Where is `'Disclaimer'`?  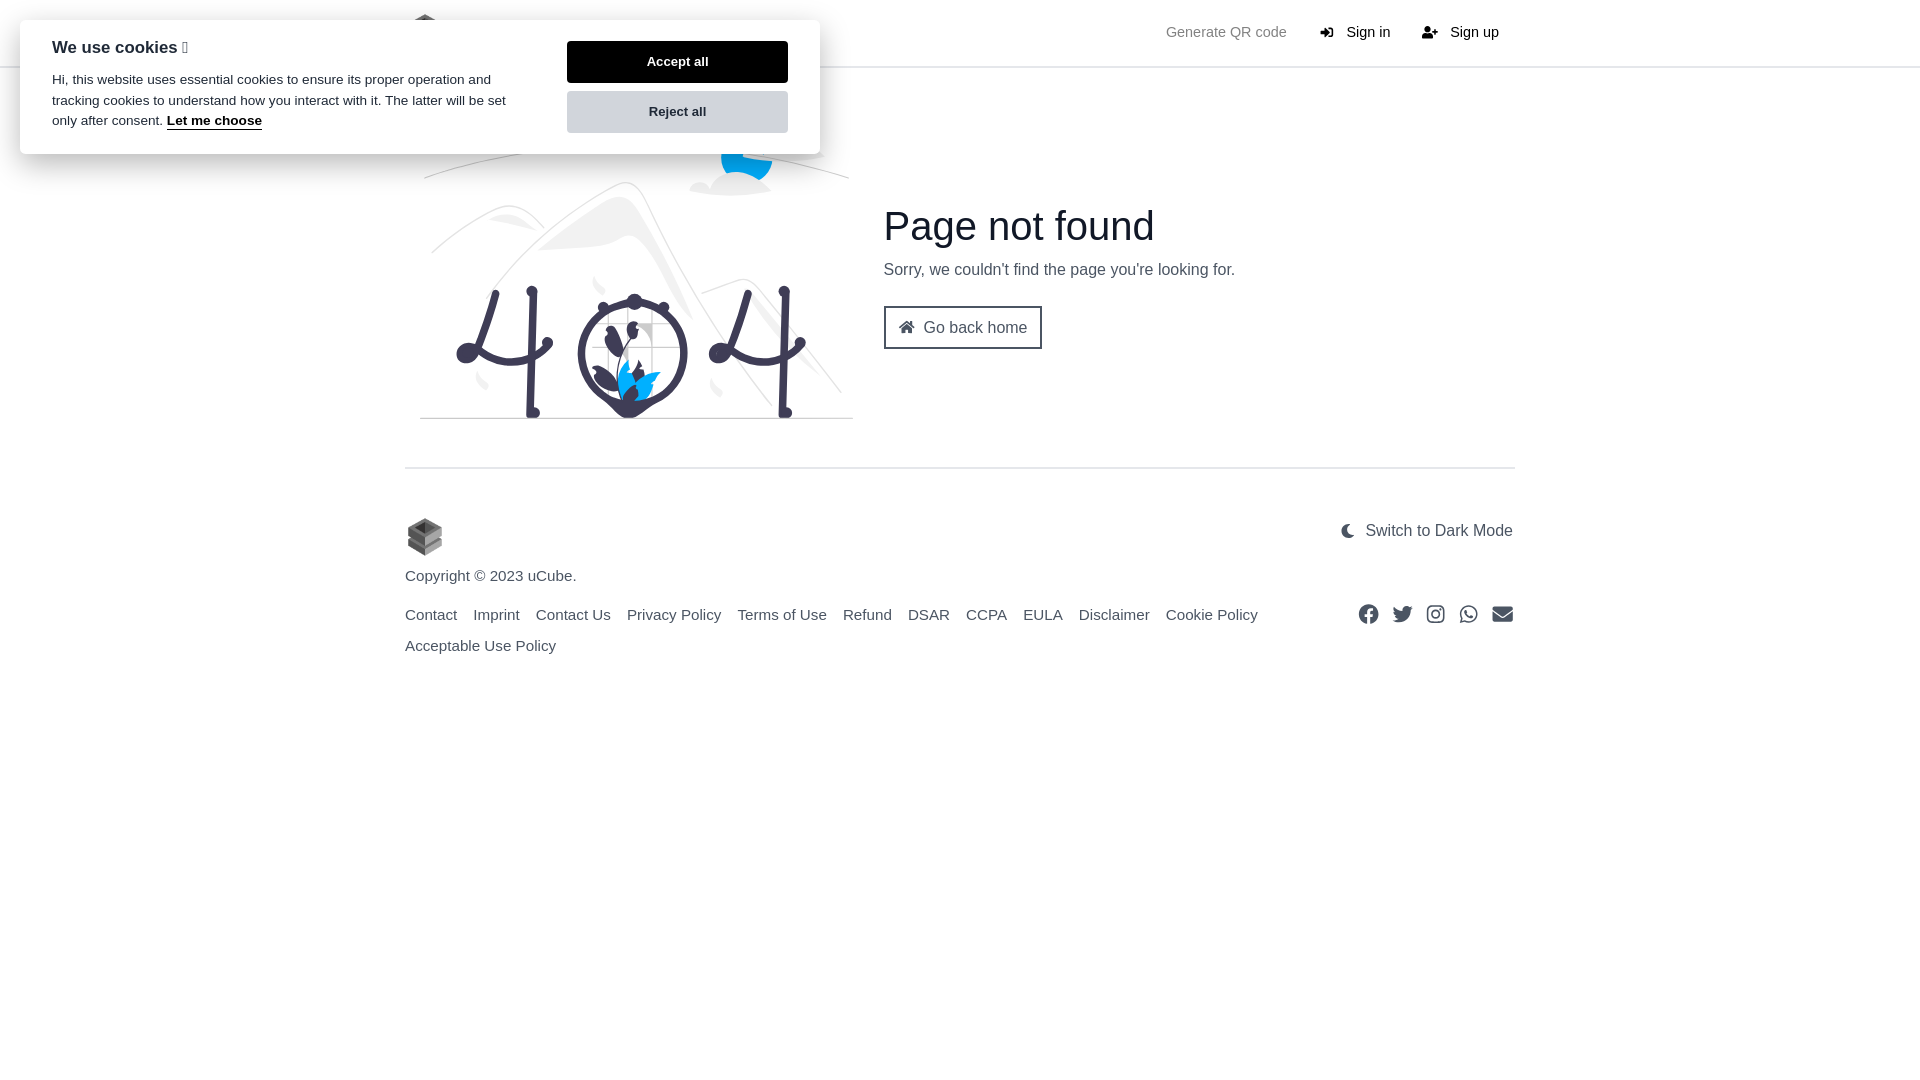
'Disclaimer' is located at coordinates (1113, 613).